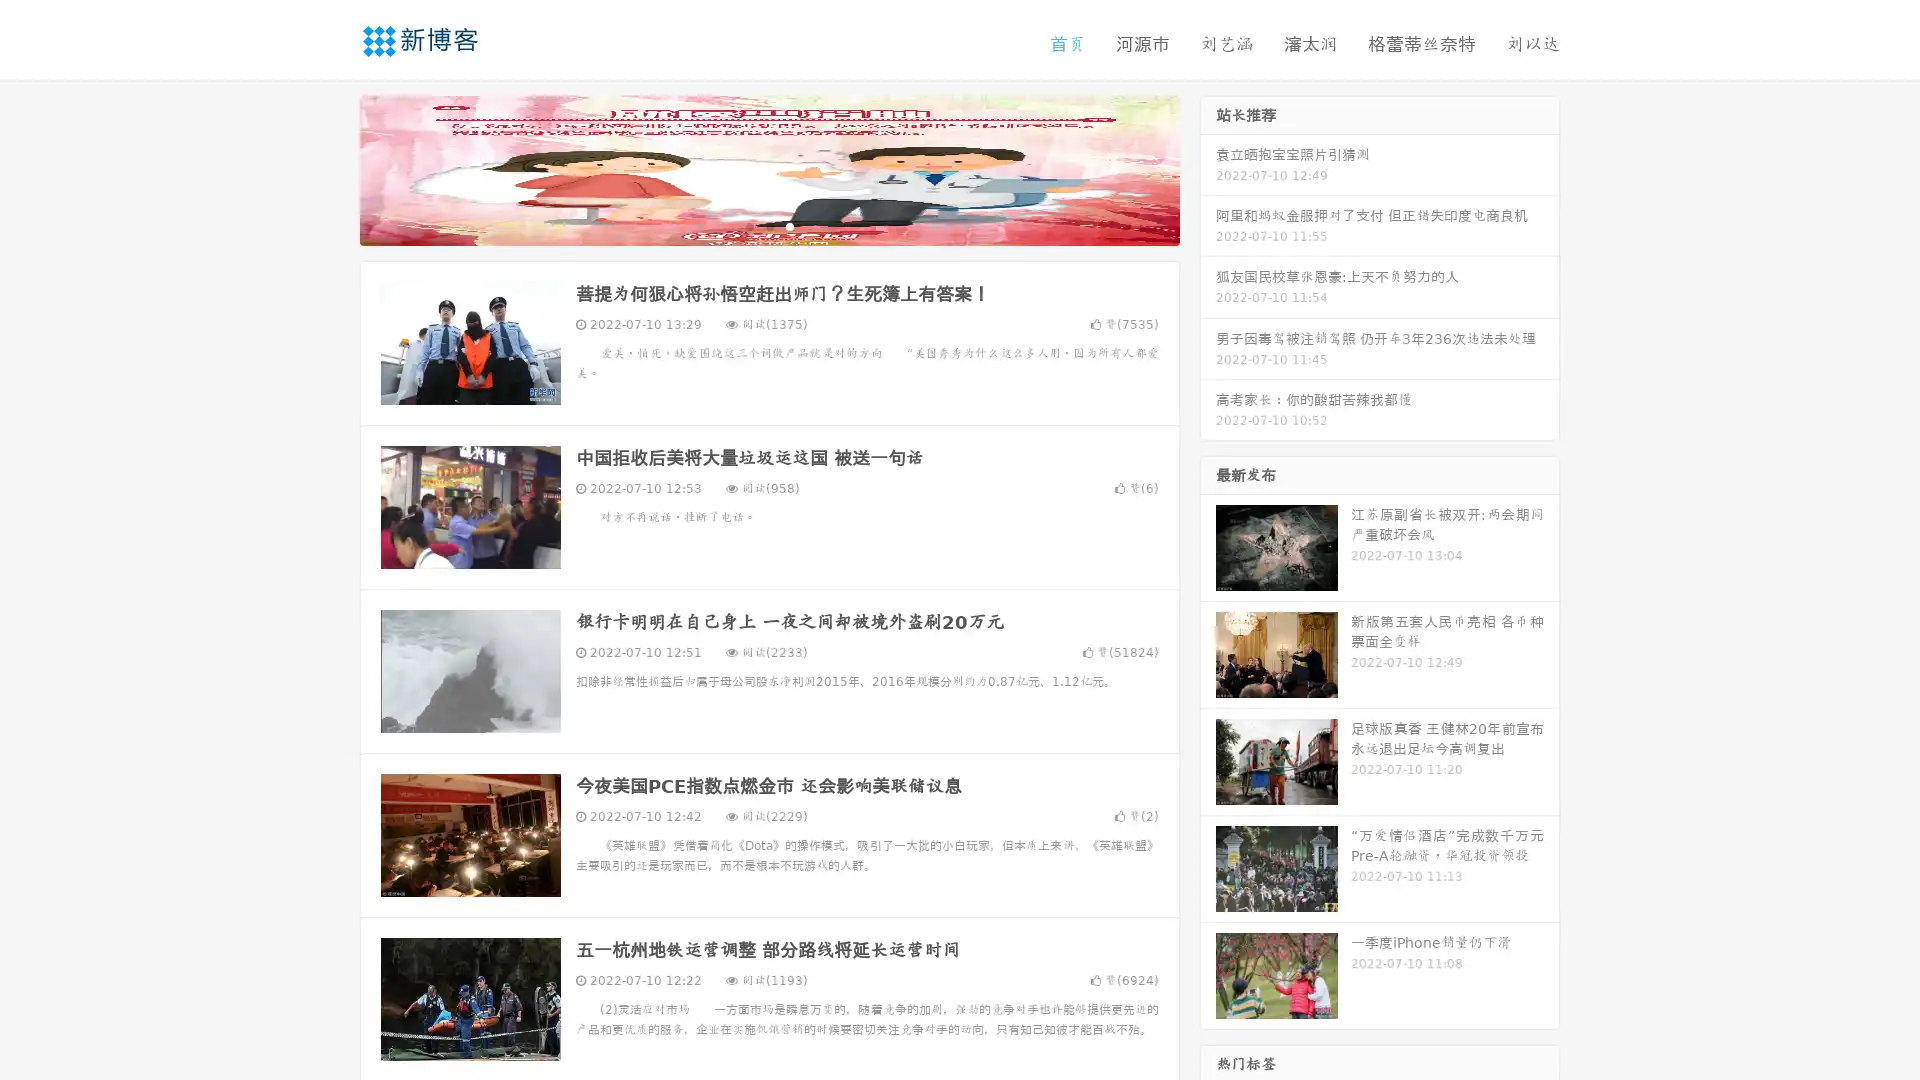 The width and height of the screenshot is (1920, 1080). What do you see at coordinates (768, 225) in the screenshot?
I see `Go to slide 2` at bounding box center [768, 225].